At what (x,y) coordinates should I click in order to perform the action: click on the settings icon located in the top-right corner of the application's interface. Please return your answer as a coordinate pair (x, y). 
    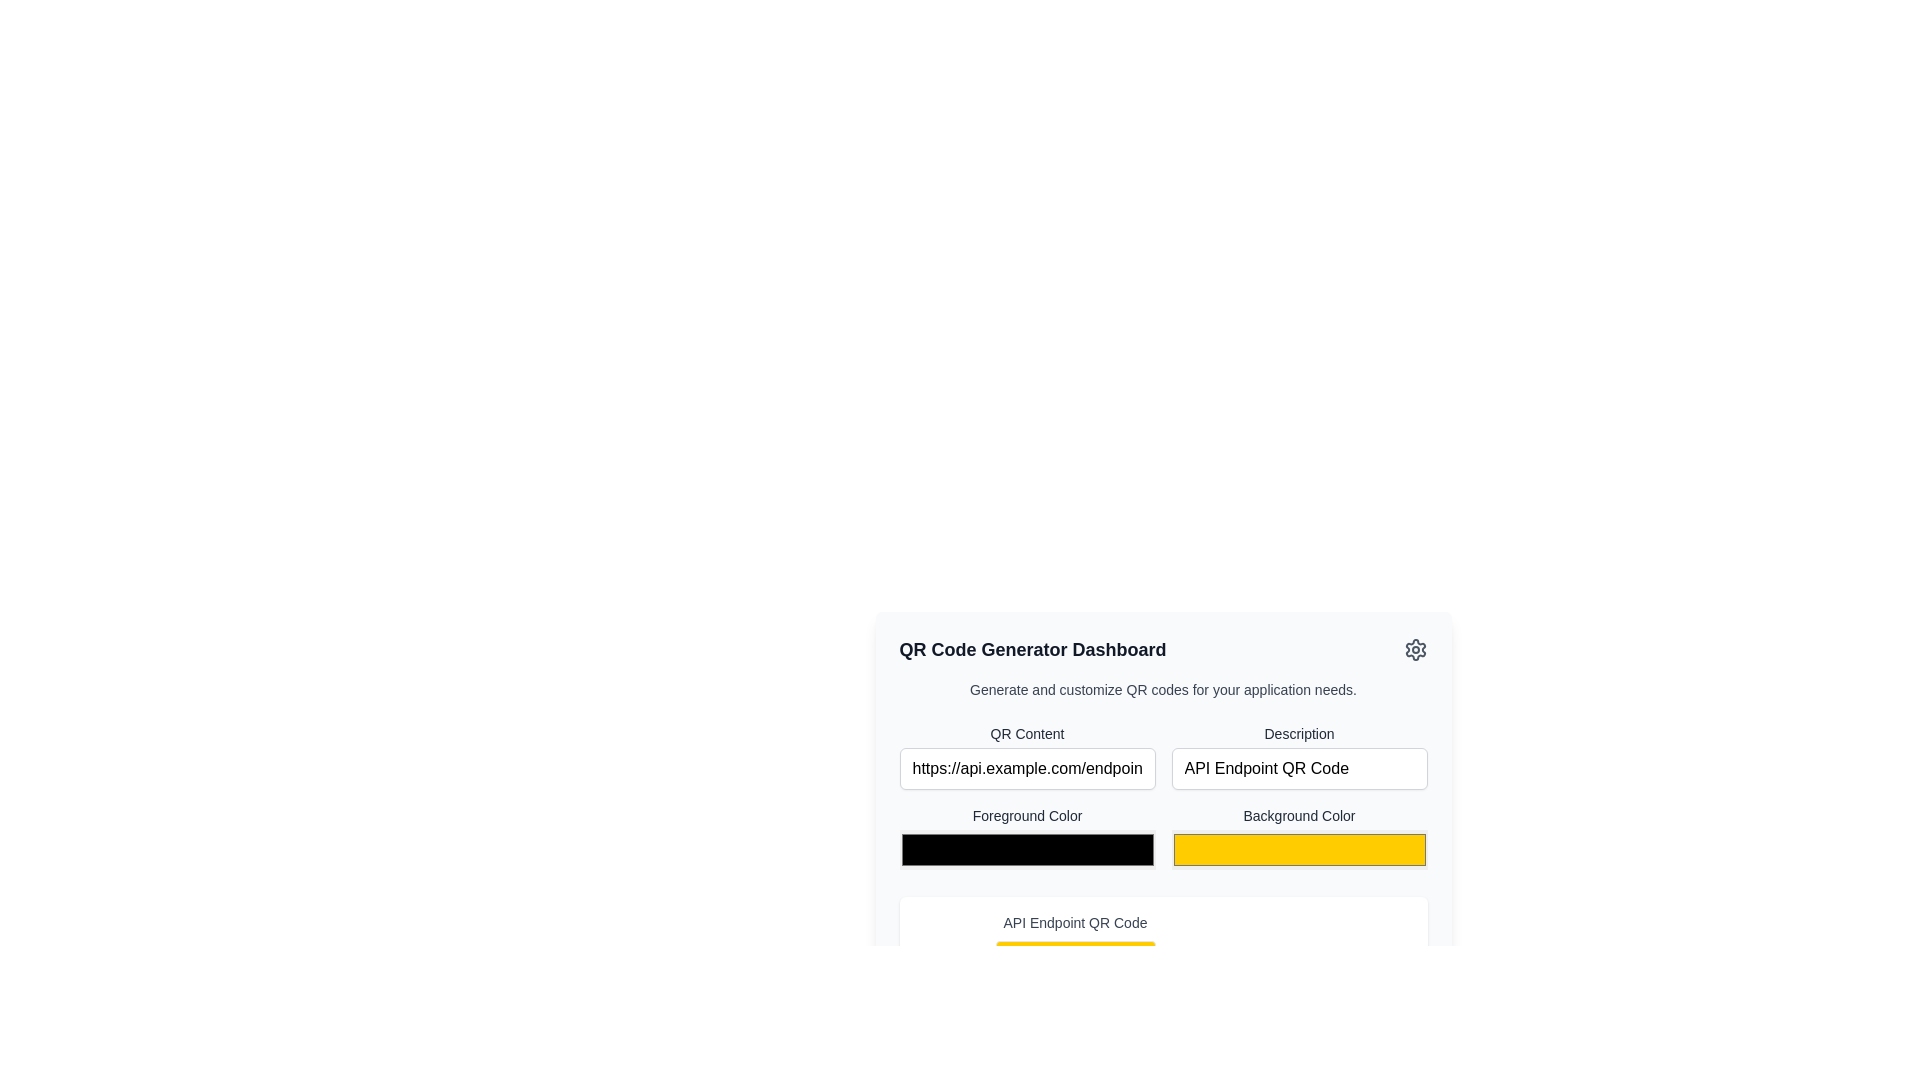
    Looking at the image, I should click on (1414, 650).